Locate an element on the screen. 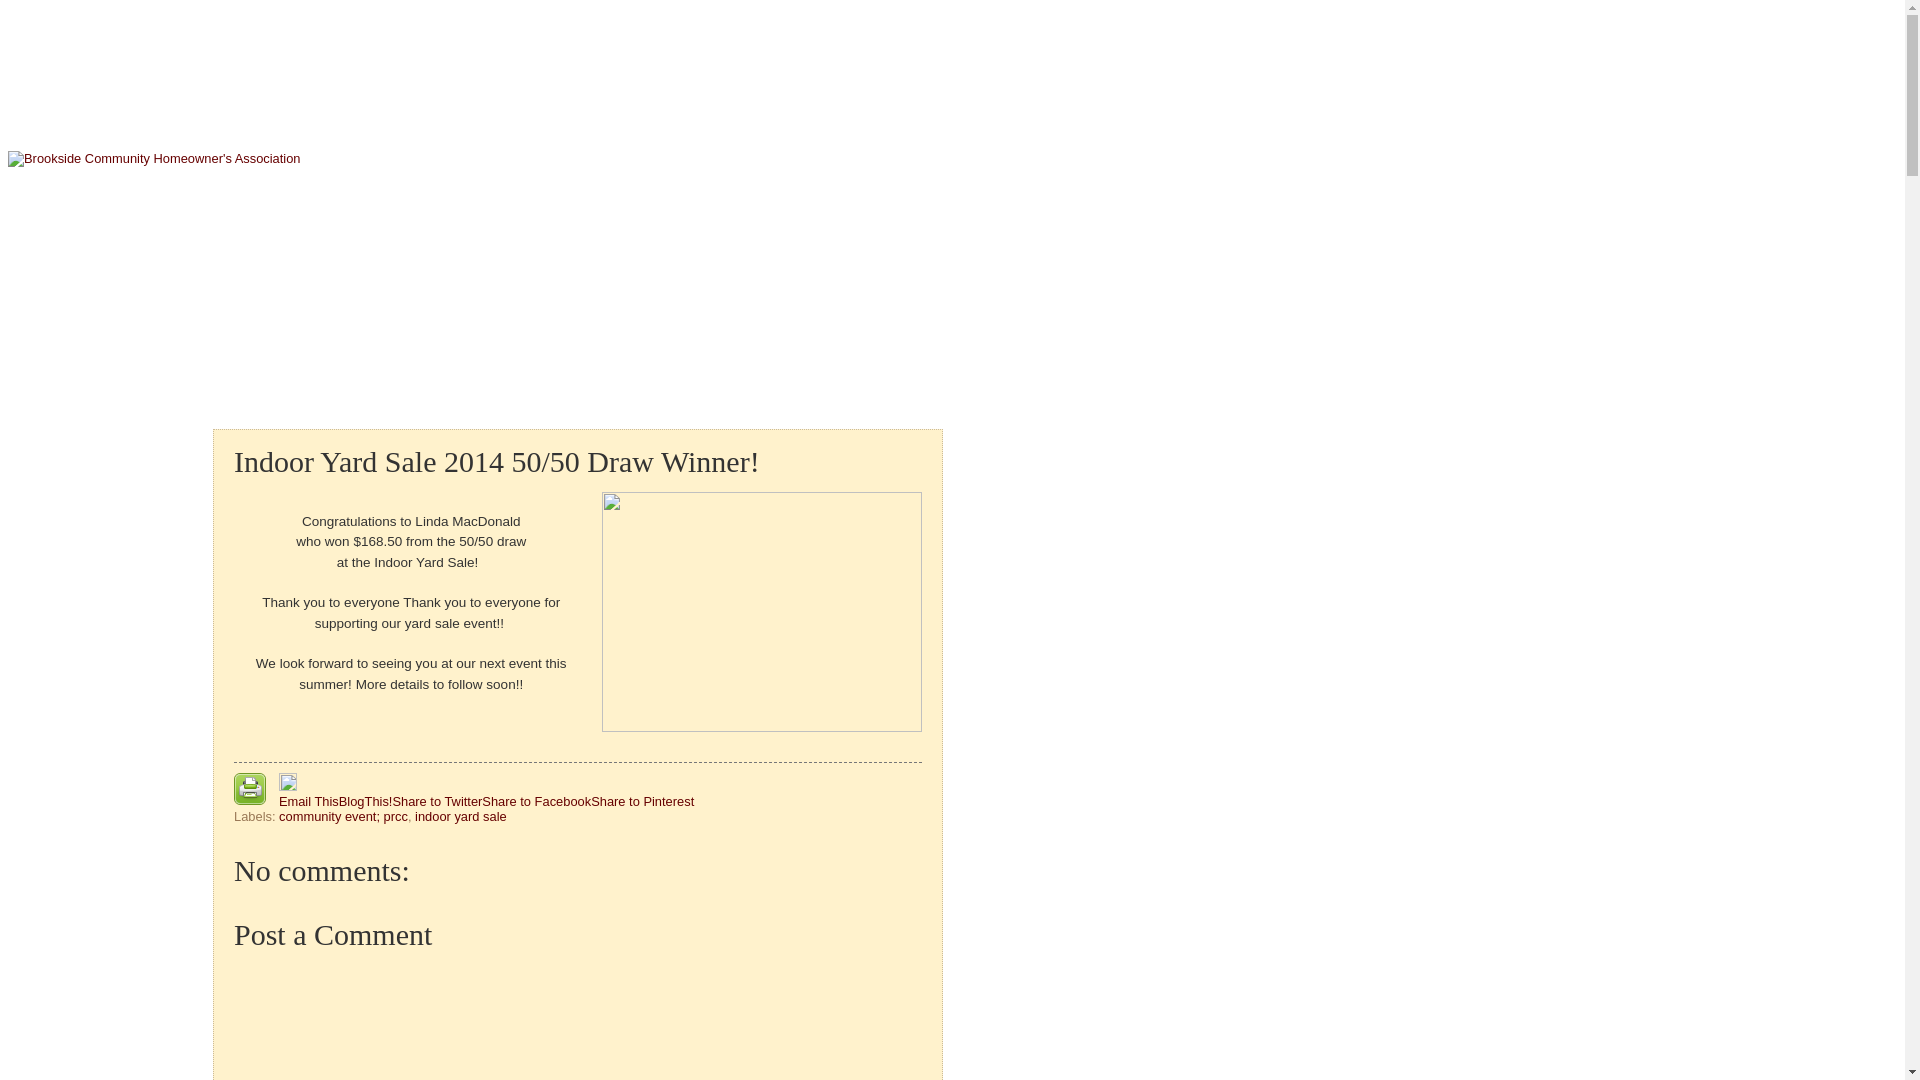 The image size is (1920, 1080). 'Share to Pinterest' is located at coordinates (642, 800).